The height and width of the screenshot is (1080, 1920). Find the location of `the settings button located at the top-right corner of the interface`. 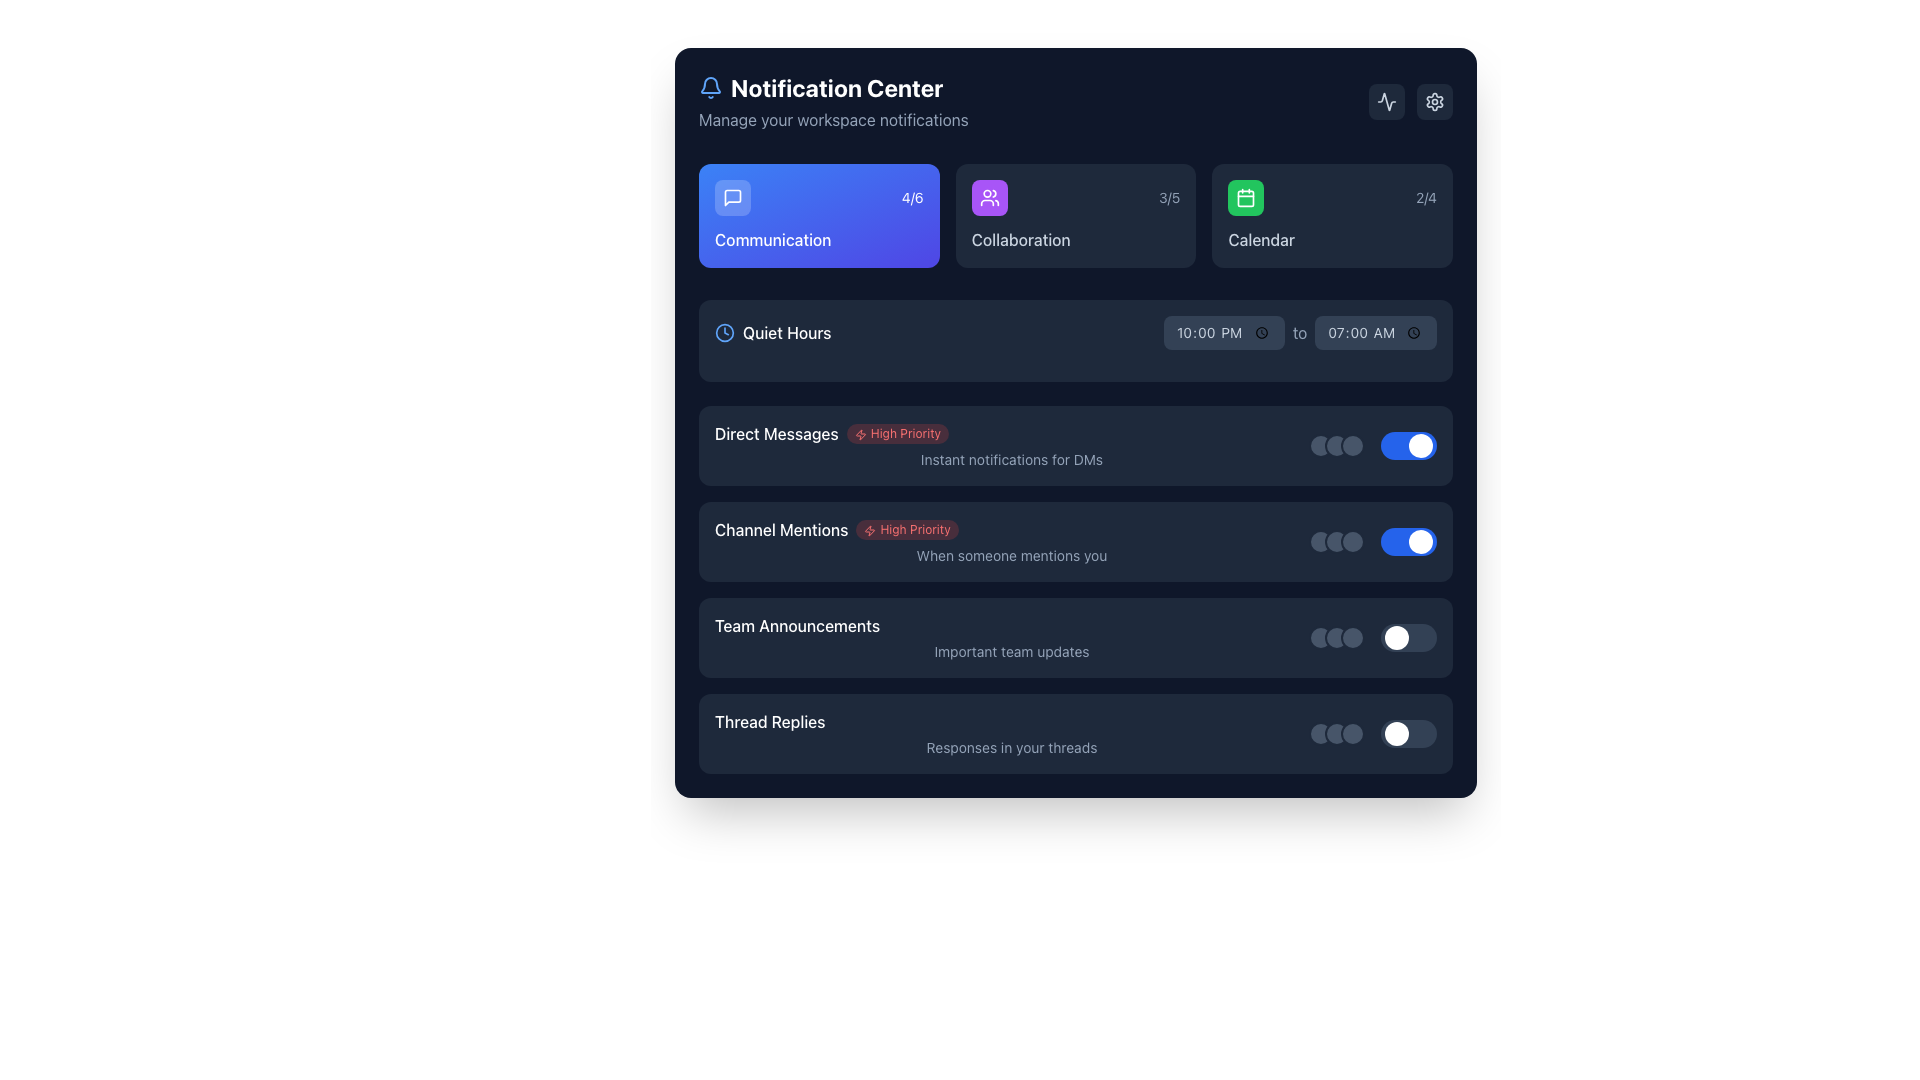

the settings button located at the top-right corner of the interface is located at coordinates (1434, 101).